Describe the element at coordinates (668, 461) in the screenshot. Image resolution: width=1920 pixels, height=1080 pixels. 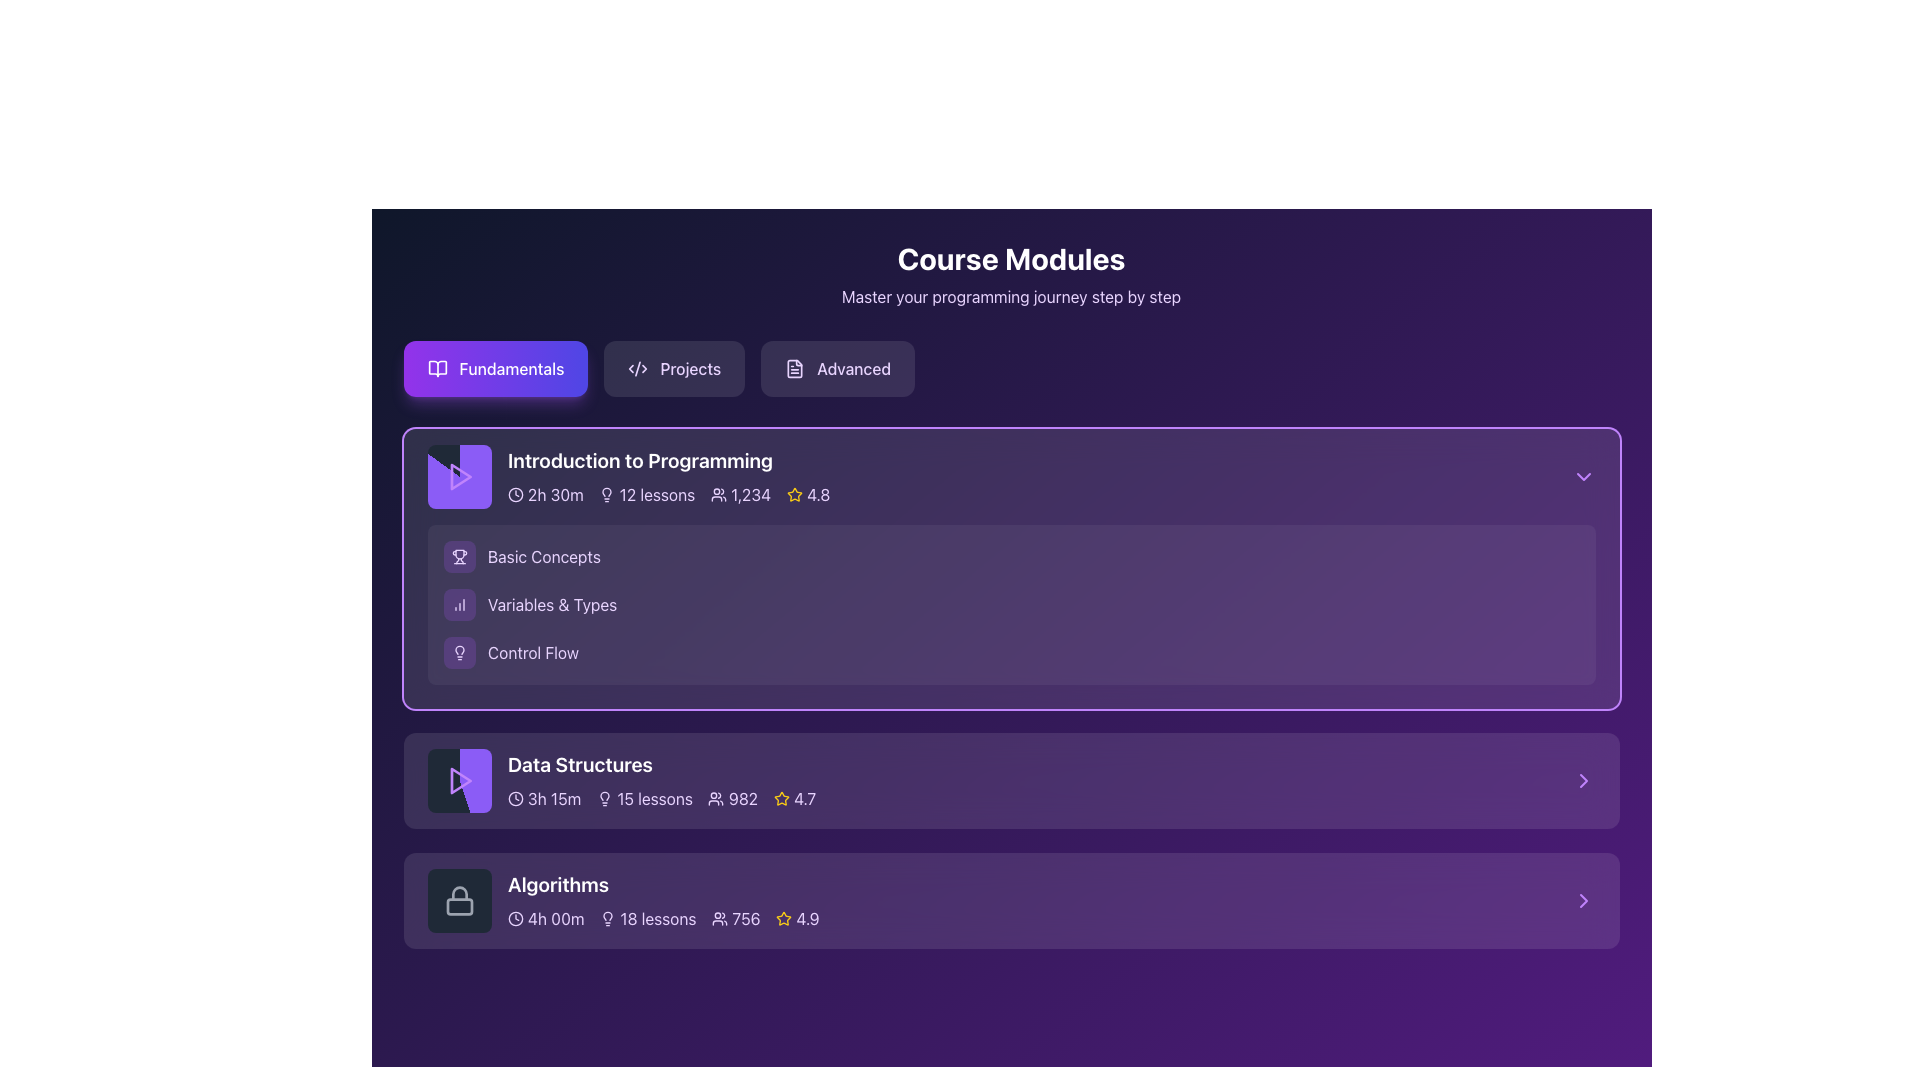
I see `the text heading 'Introduction to Programming' displayed in bold white font within a purple-tinted box to copy the text, if supported` at that location.